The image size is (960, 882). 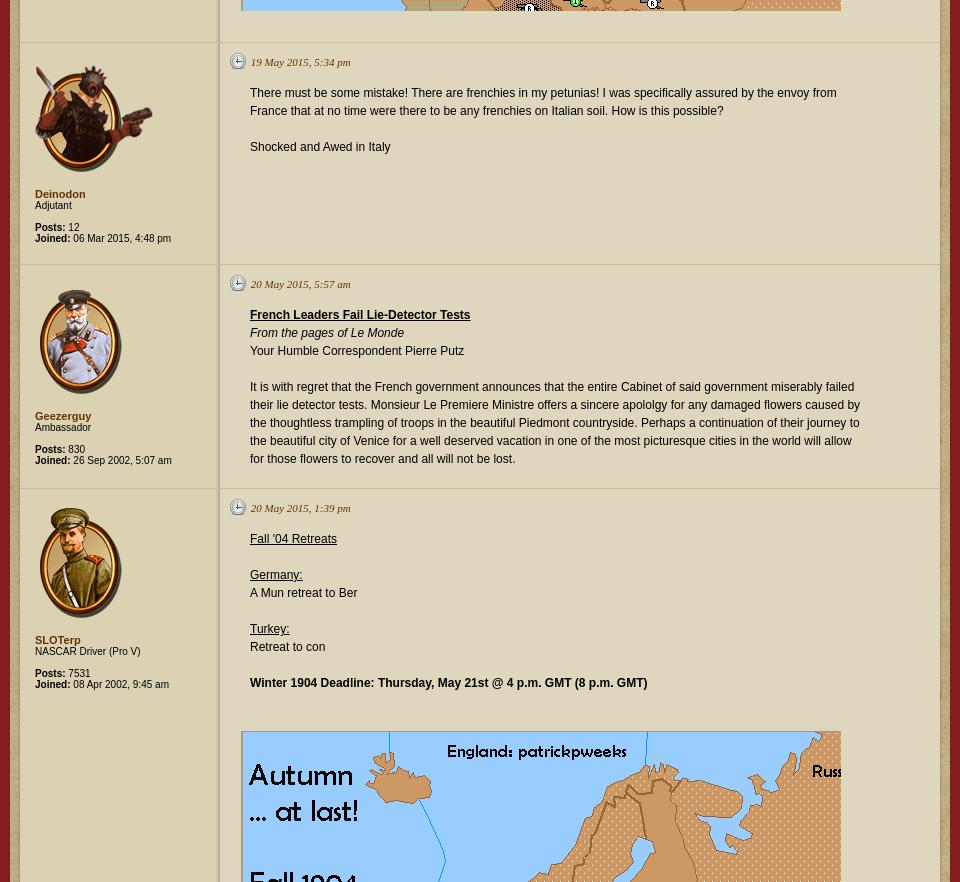 I want to click on 'Deinodon', so click(x=34, y=194).